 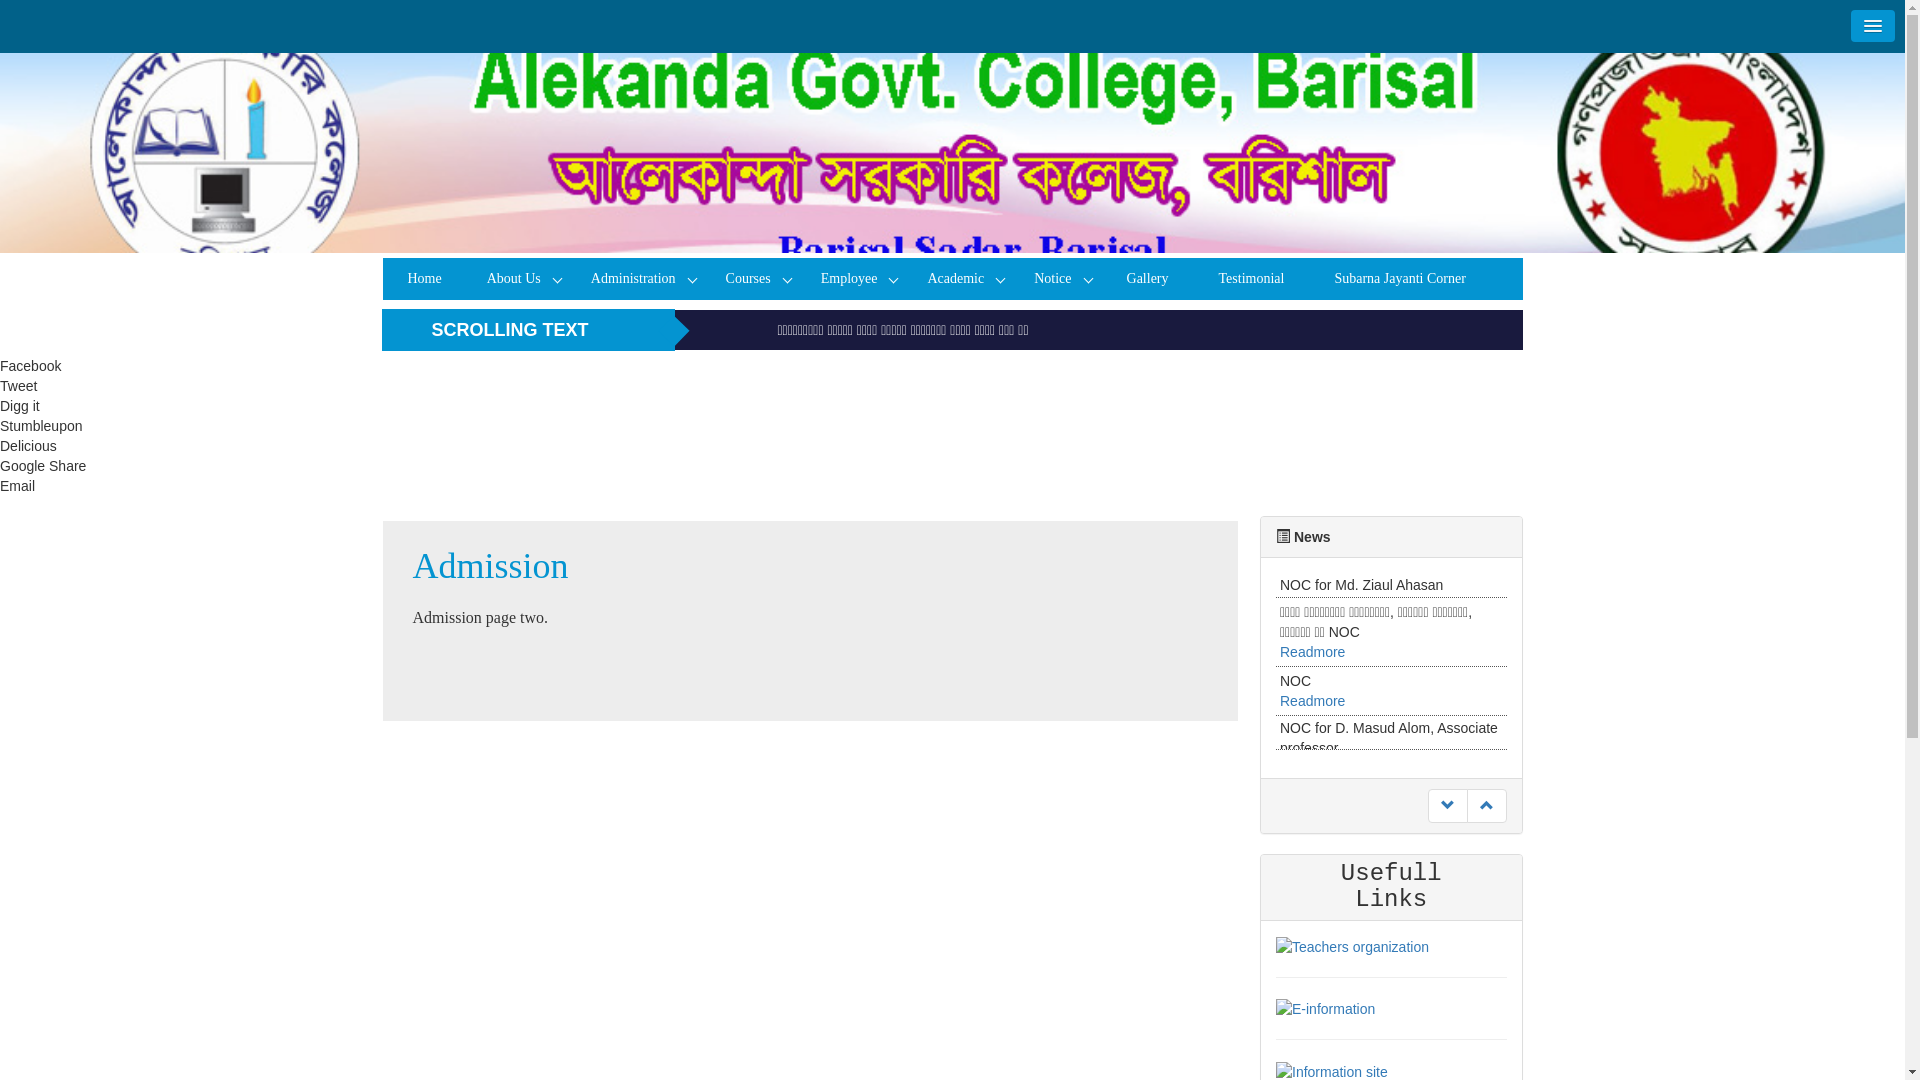 I want to click on 'Home', so click(x=382, y=278).